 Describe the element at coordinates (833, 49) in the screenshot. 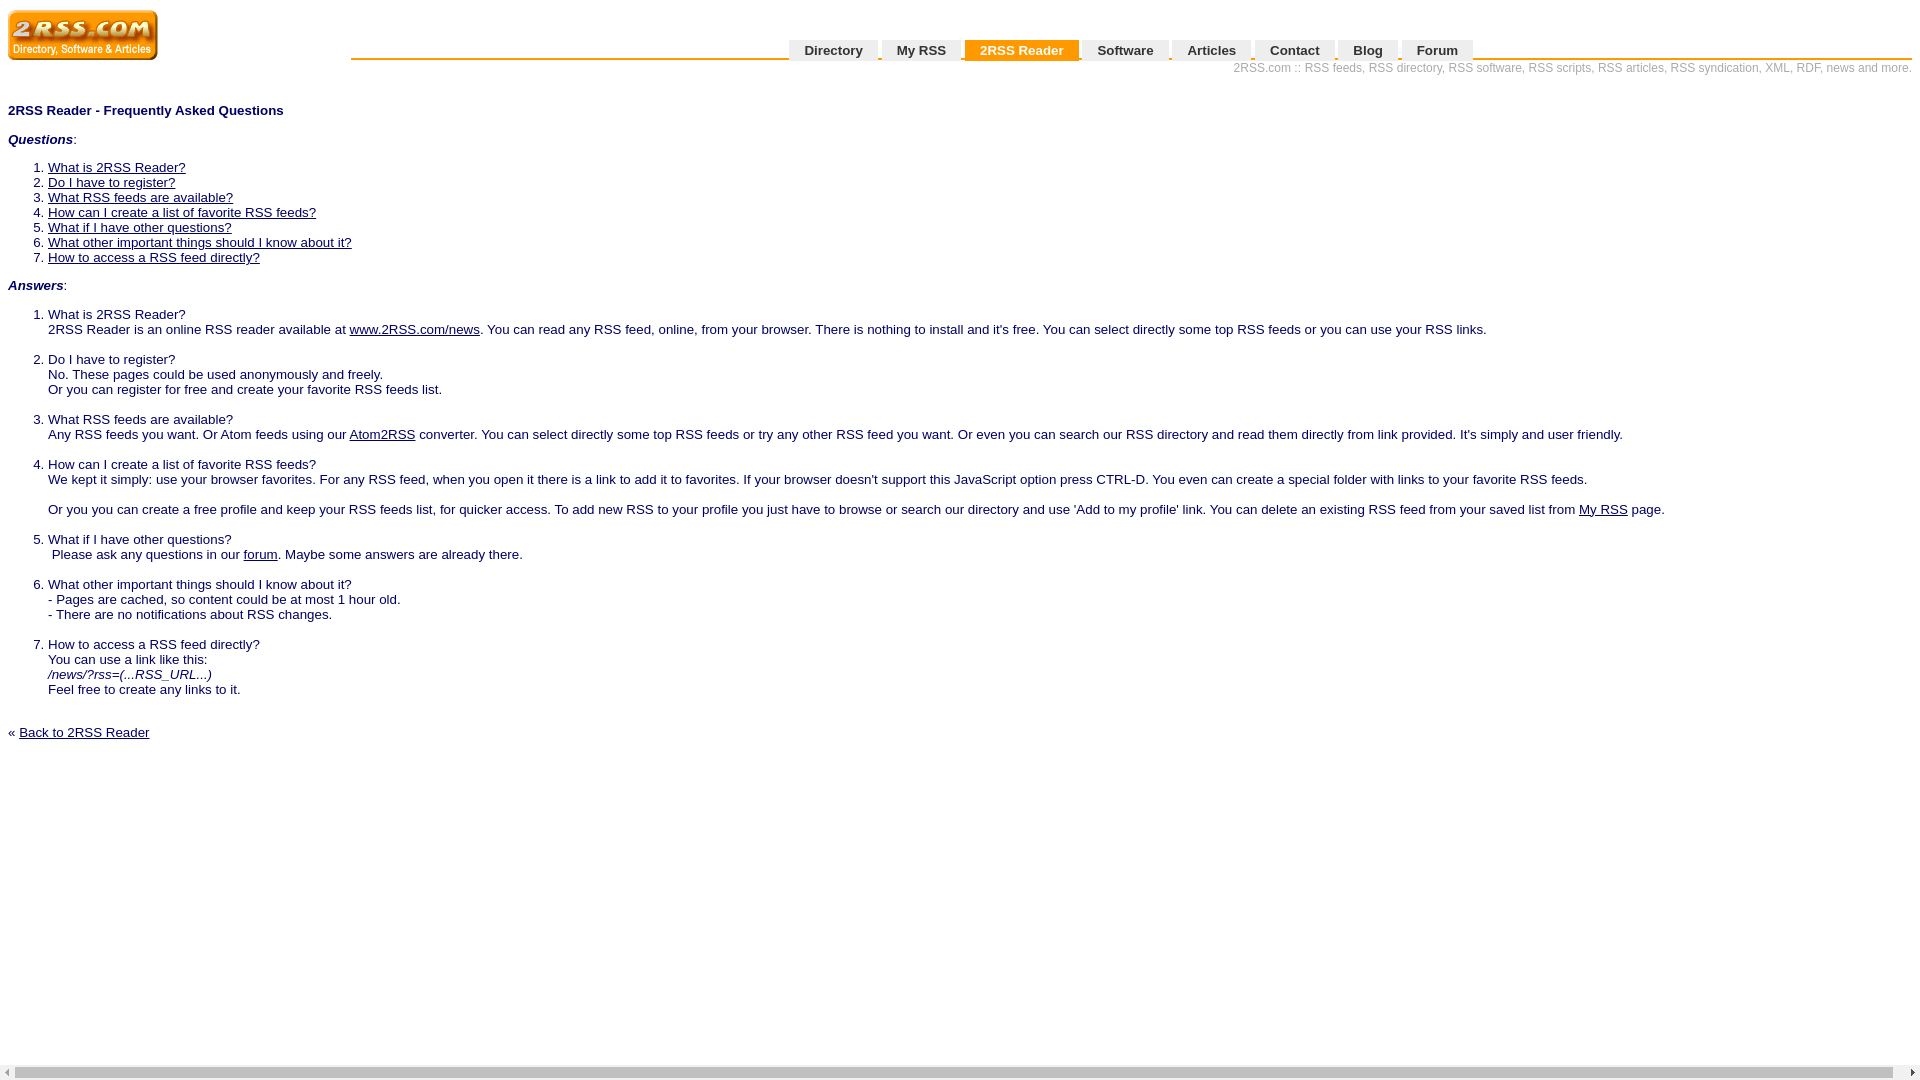

I see `'Directory'` at that location.